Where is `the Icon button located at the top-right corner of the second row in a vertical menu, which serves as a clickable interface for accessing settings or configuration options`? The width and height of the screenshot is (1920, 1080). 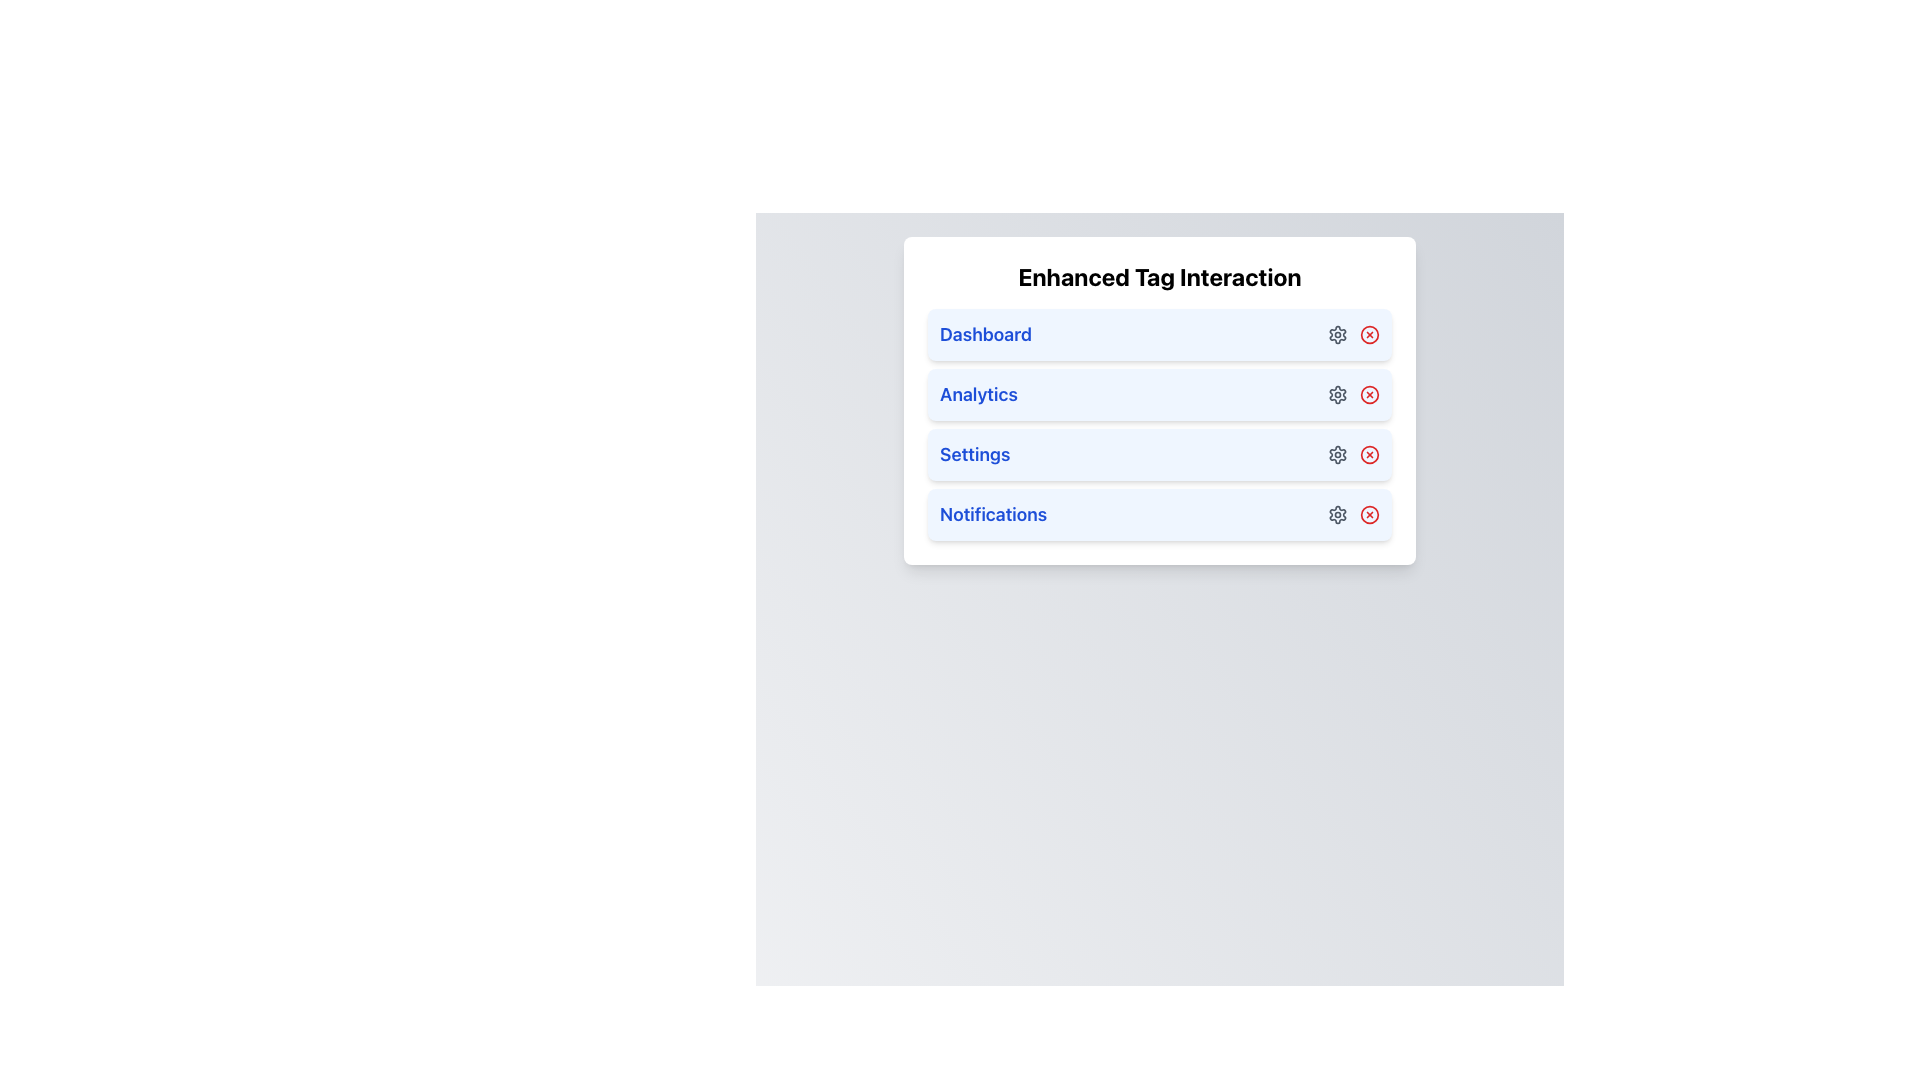 the Icon button located at the top-right corner of the second row in a vertical menu, which serves as a clickable interface for accessing settings or configuration options is located at coordinates (1338, 394).